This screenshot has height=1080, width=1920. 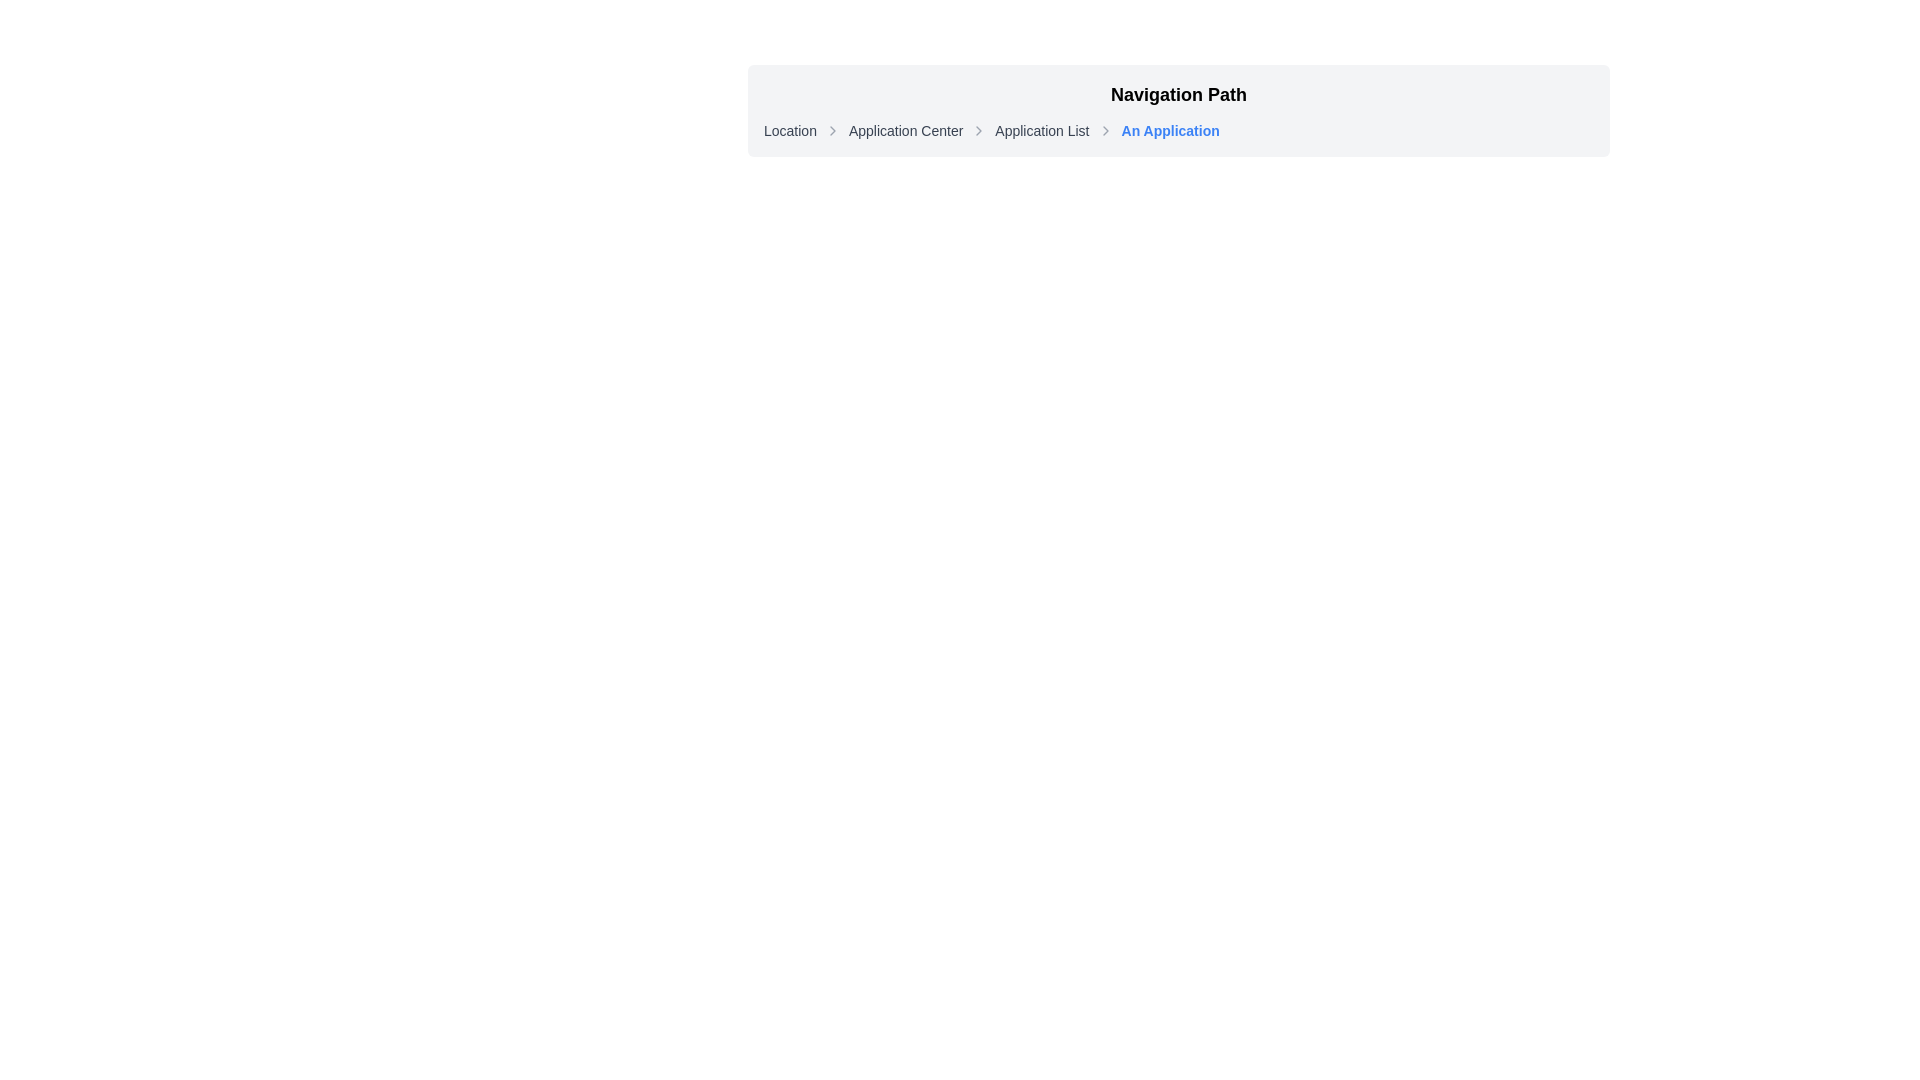 I want to click on the navigational link that directs users to the 'Application List' section, positioned between 'Application Center' and a right-pointing chevron icon in the breadcrumb navigation sequence, so click(x=1041, y=131).